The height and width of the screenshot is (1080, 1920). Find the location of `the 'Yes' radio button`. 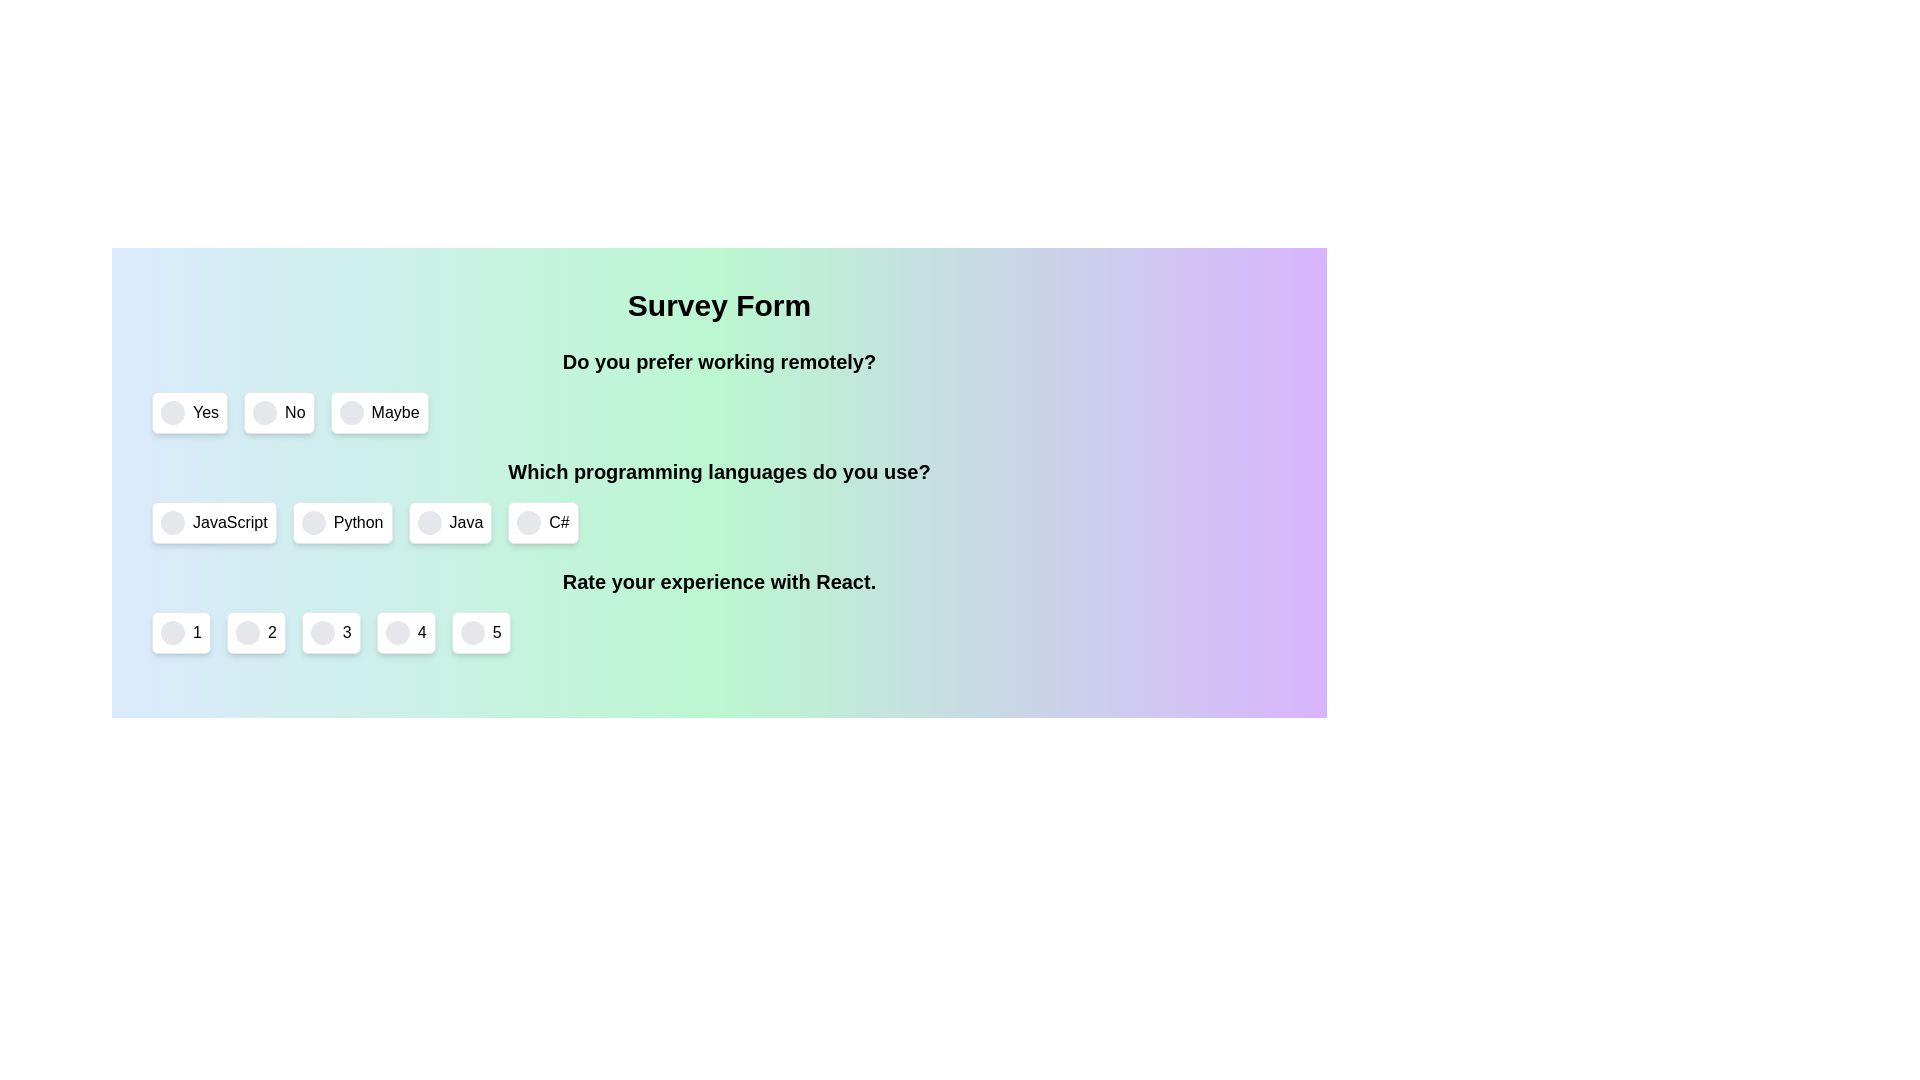

the 'Yes' radio button is located at coordinates (172, 411).